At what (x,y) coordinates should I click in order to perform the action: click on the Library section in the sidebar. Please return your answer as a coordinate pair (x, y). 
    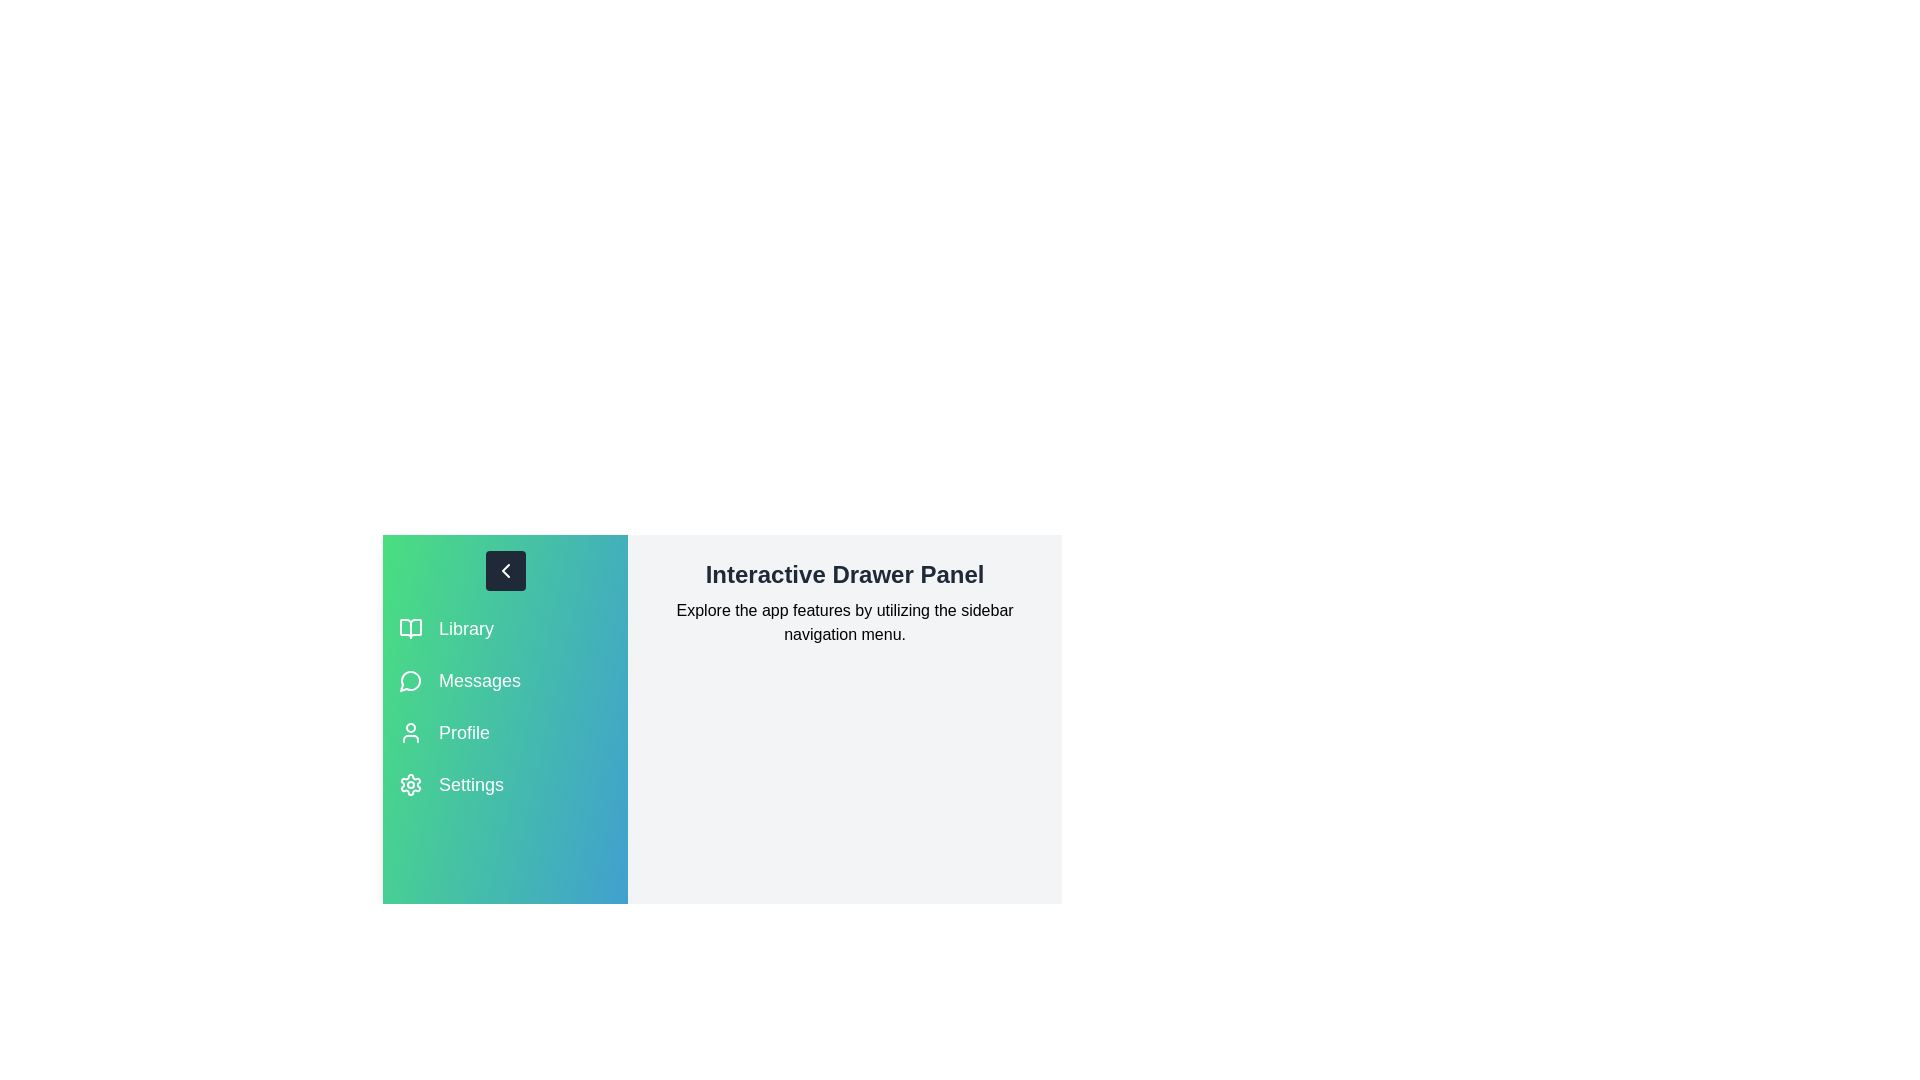
    Looking at the image, I should click on (504, 627).